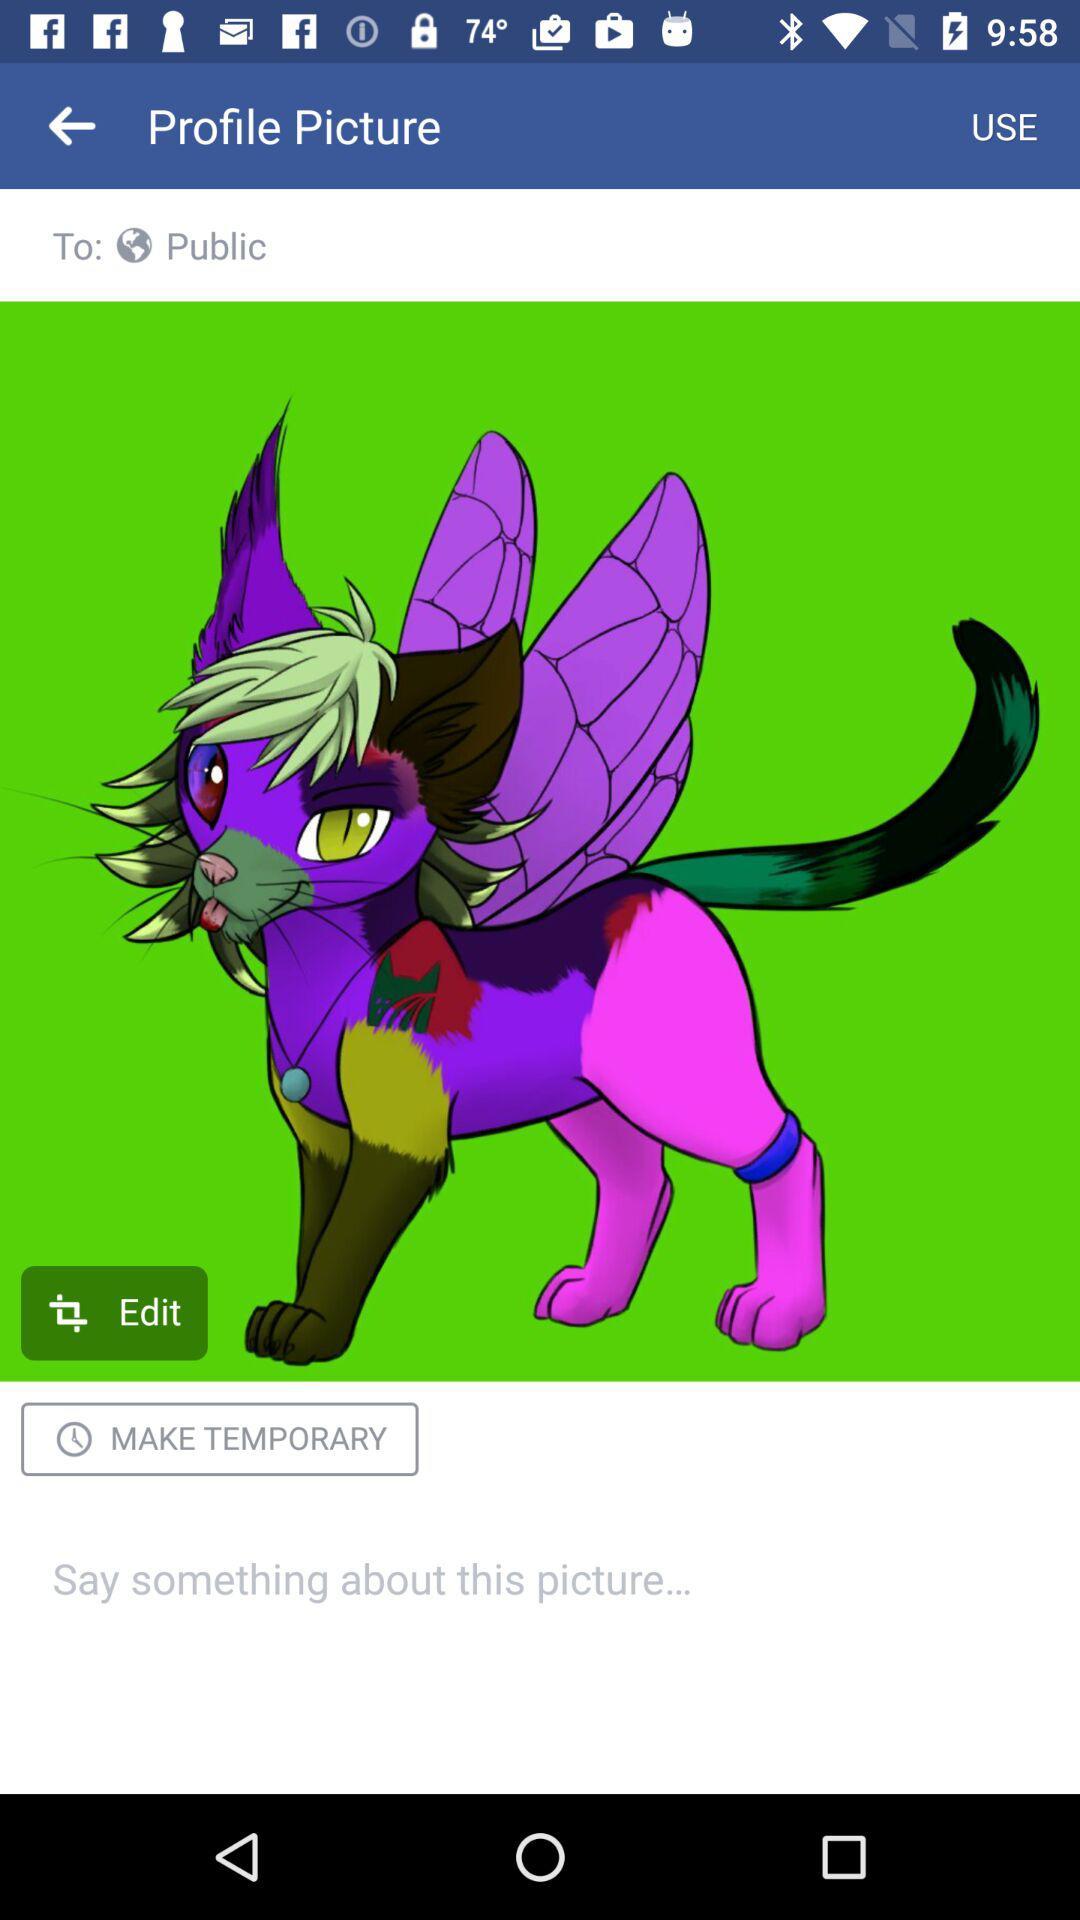 The width and height of the screenshot is (1080, 1920). I want to click on the make temporary item, so click(219, 1438).